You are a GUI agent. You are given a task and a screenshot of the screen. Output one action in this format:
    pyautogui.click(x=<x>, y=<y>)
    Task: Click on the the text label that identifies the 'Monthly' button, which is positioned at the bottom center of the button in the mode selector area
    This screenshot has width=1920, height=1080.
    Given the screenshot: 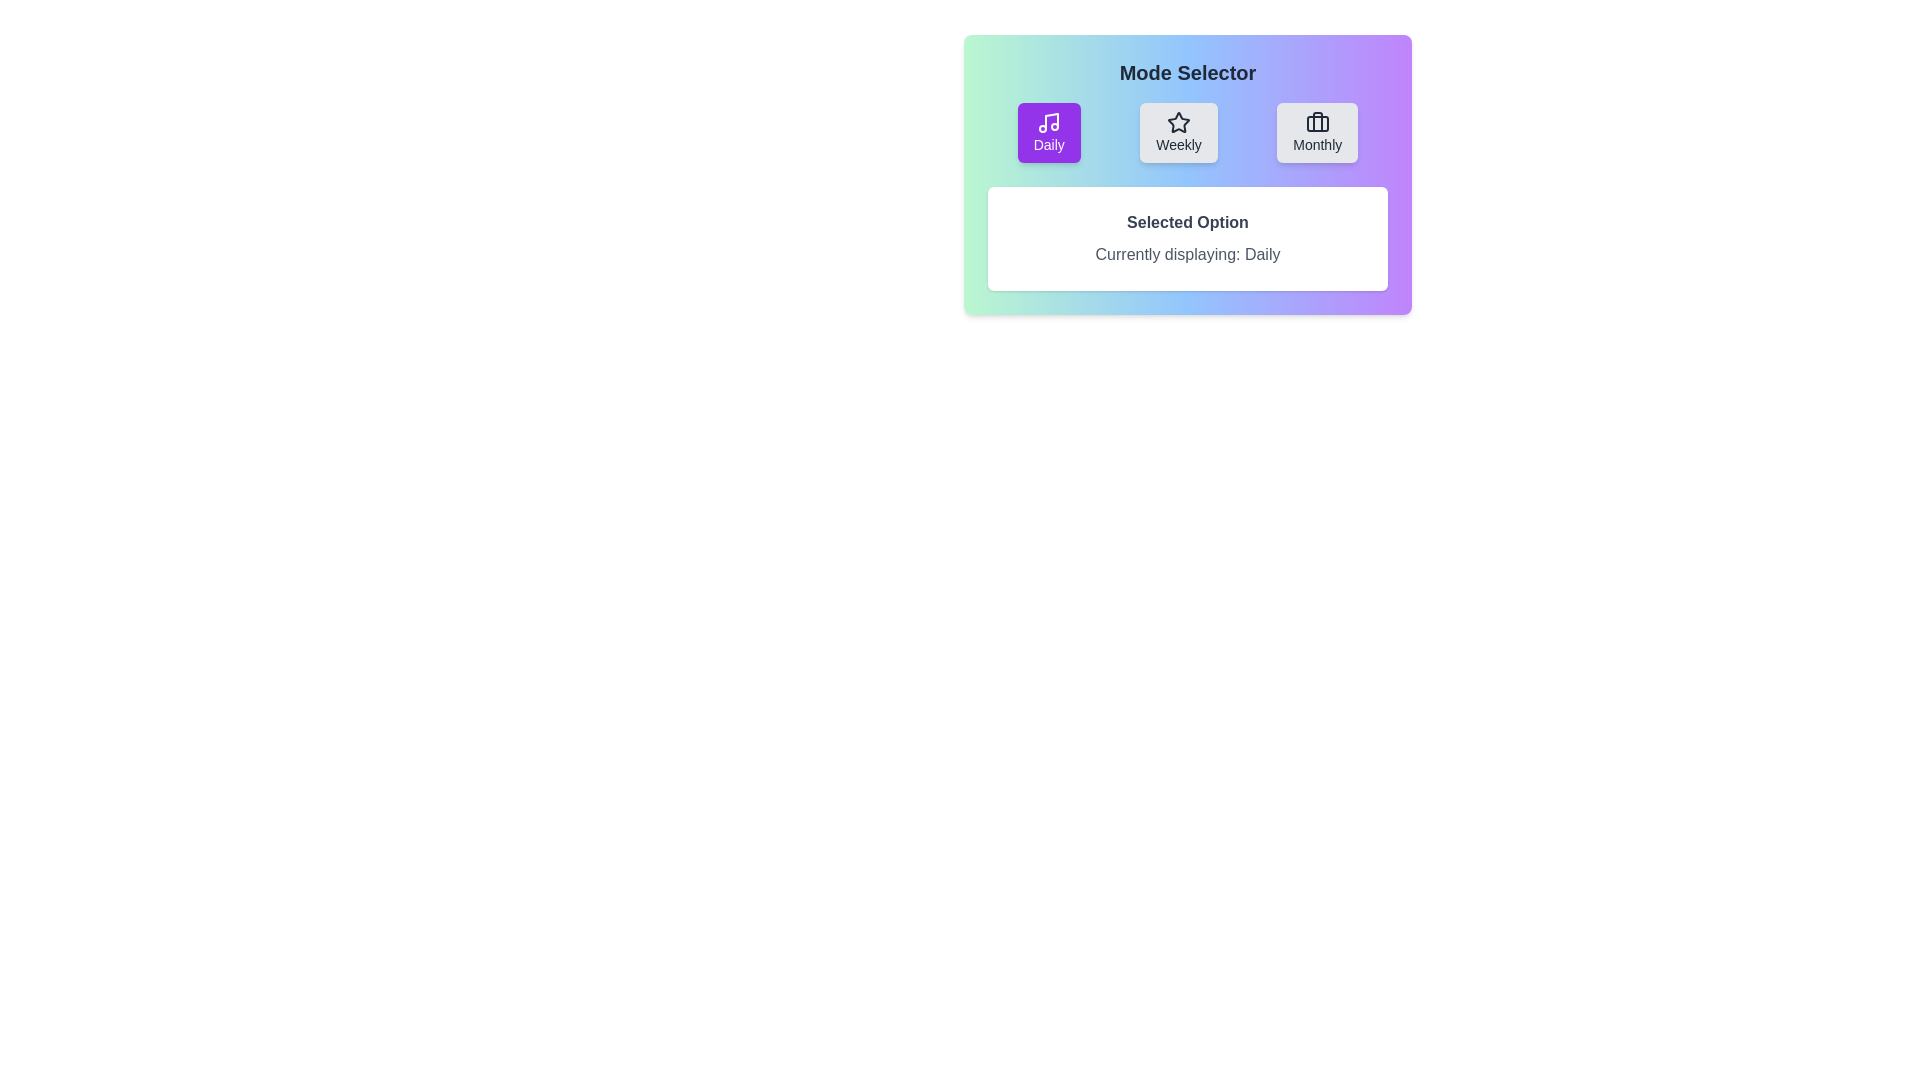 What is the action you would take?
    pyautogui.click(x=1317, y=144)
    